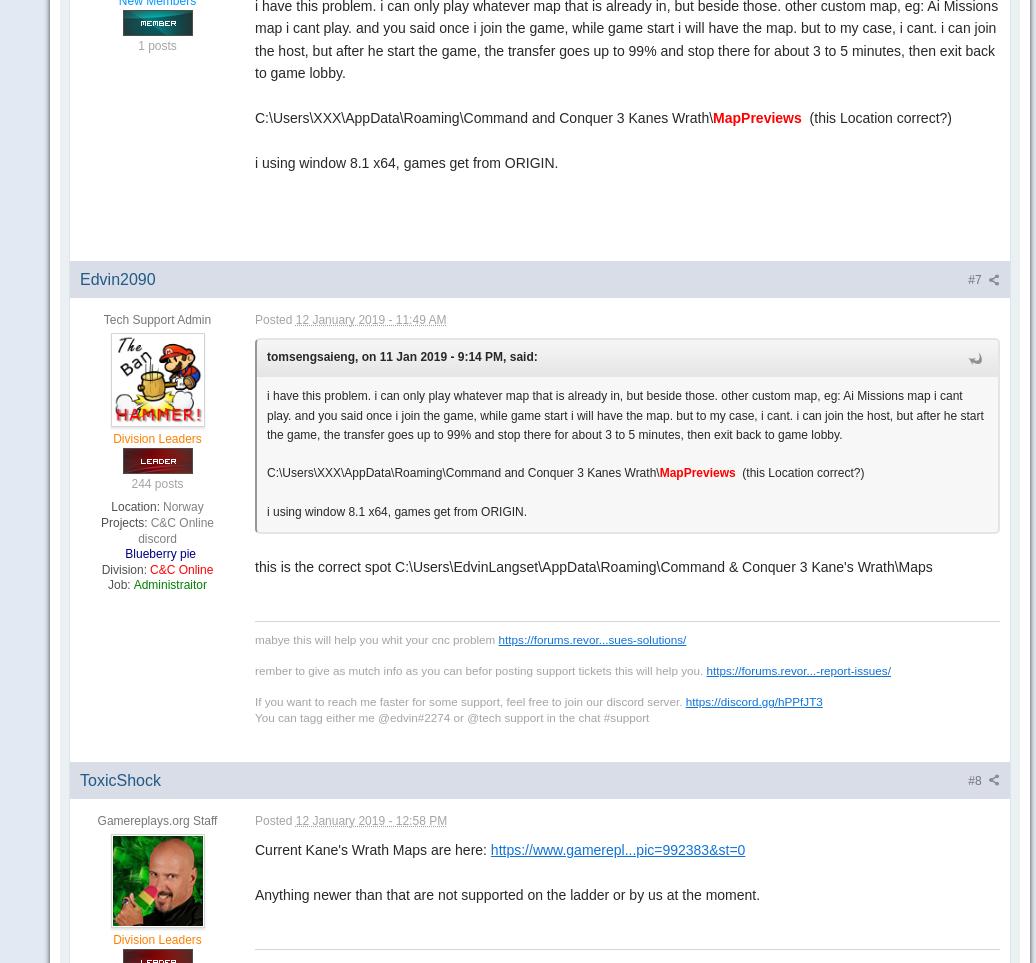  What do you see at coordinates (595, 566) in the screenshot?
I see `'this is the correct spot C:\Users\EdvinLangset\AppData\Roaming\Command & Conquer 3 Kane's Wrath\Maps'` at bounding box center [595, 566].